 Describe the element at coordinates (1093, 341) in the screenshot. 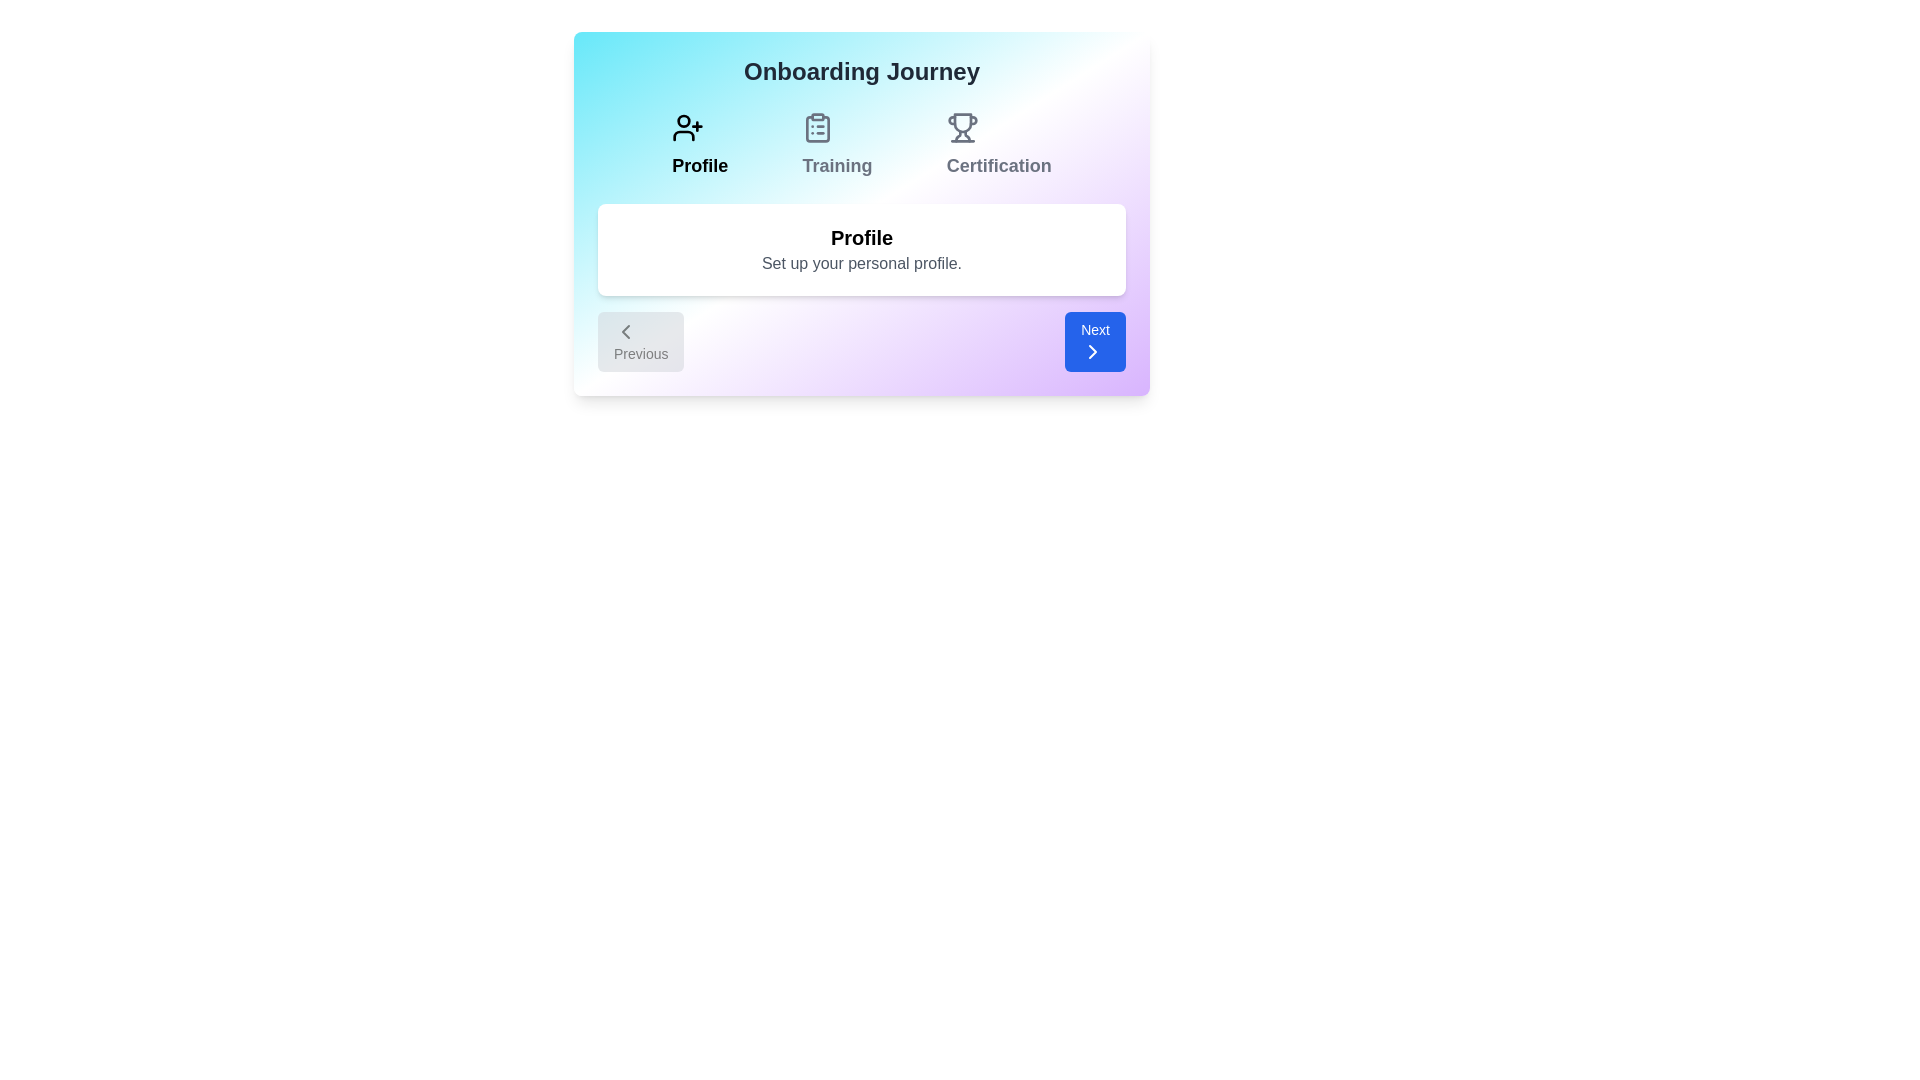

I see `the 'Next' button to navigate to the next step in the onboarding process` at that location.